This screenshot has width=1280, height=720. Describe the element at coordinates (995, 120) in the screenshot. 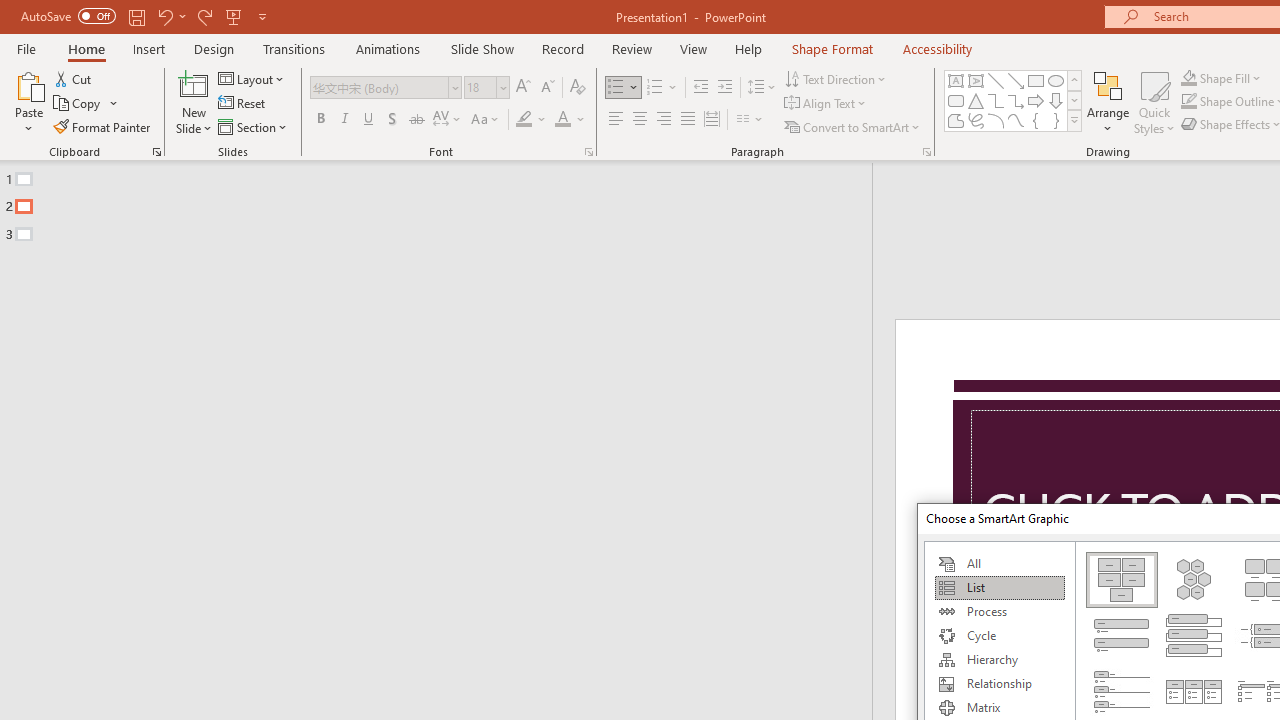

I see `'Arc'` at that location.